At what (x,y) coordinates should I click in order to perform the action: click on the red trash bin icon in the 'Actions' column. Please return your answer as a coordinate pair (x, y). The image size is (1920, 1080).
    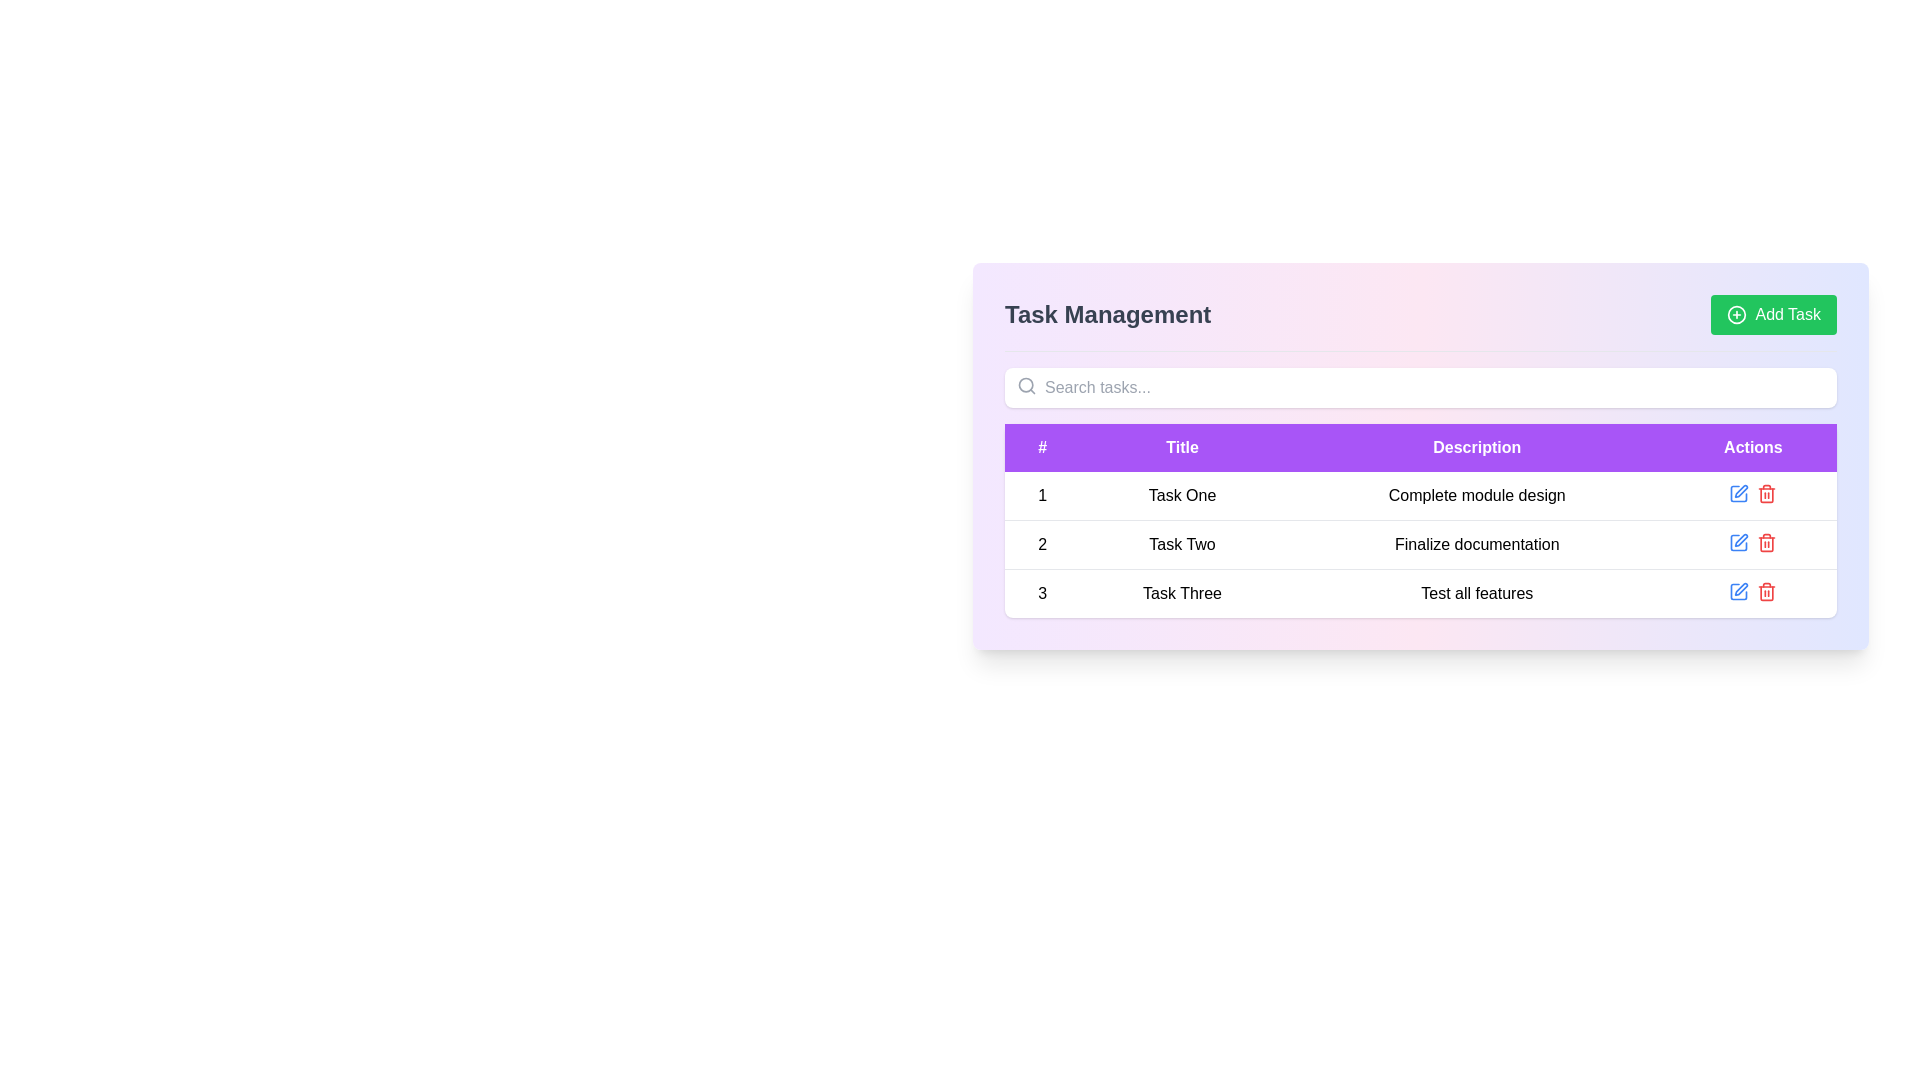
    Looking at the image, I should click on (1767, 495).